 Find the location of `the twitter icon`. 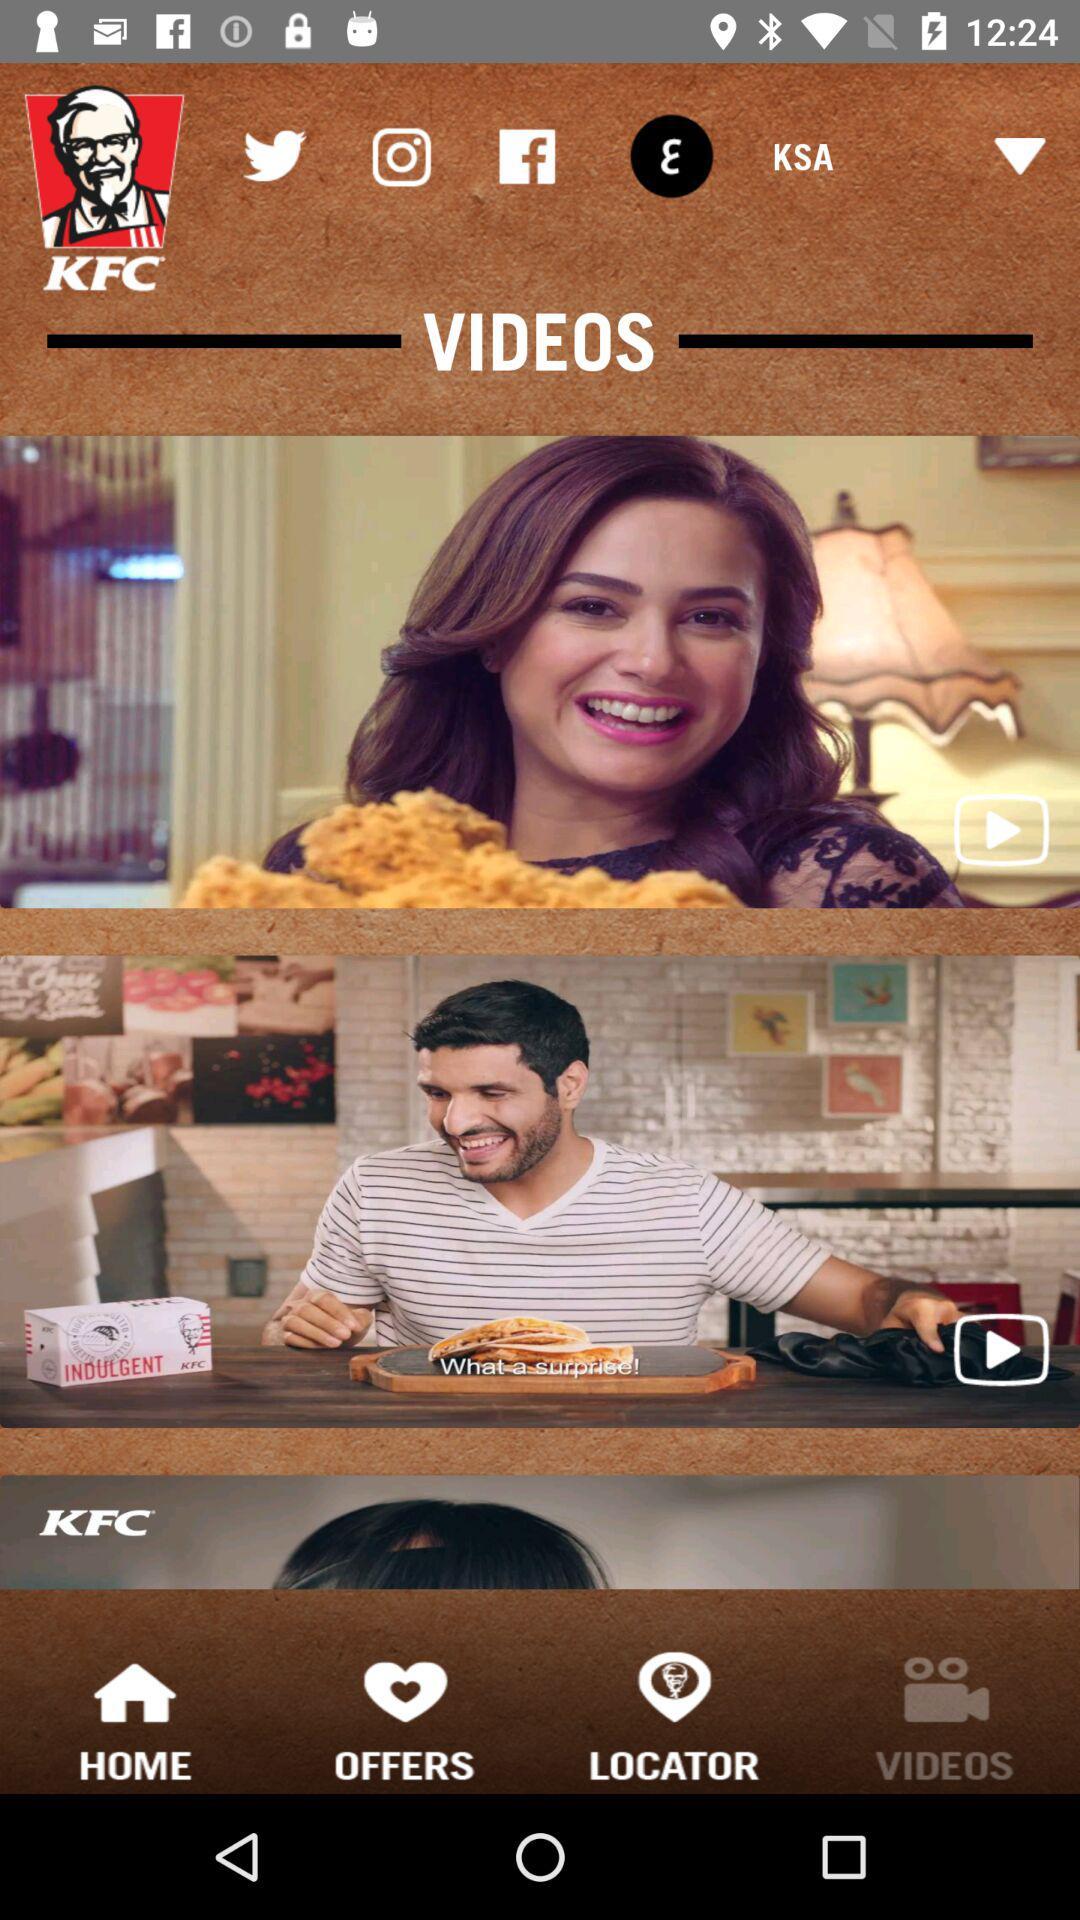

the twitter icon is located at coordinates (273, 155).